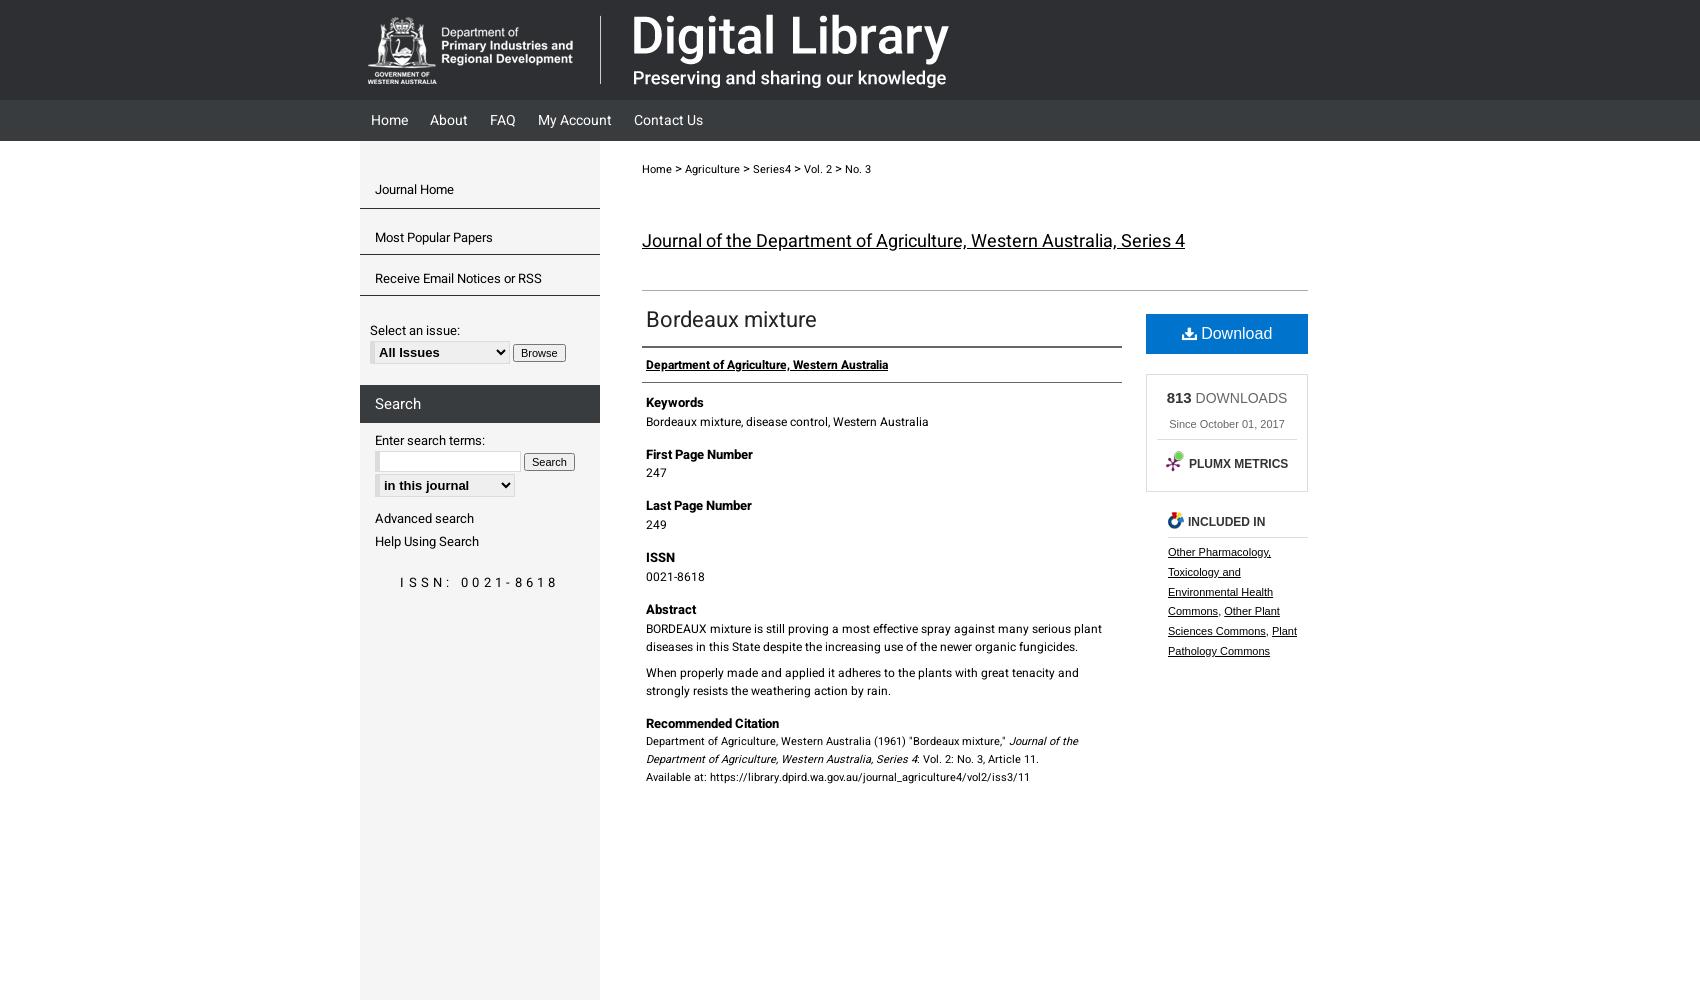 This screenshot has width=1700, height=1000. What do you see at coordinates (668, 119) in the screenshot?
I see `'Contact Us'` at bounding box center [668, 119].